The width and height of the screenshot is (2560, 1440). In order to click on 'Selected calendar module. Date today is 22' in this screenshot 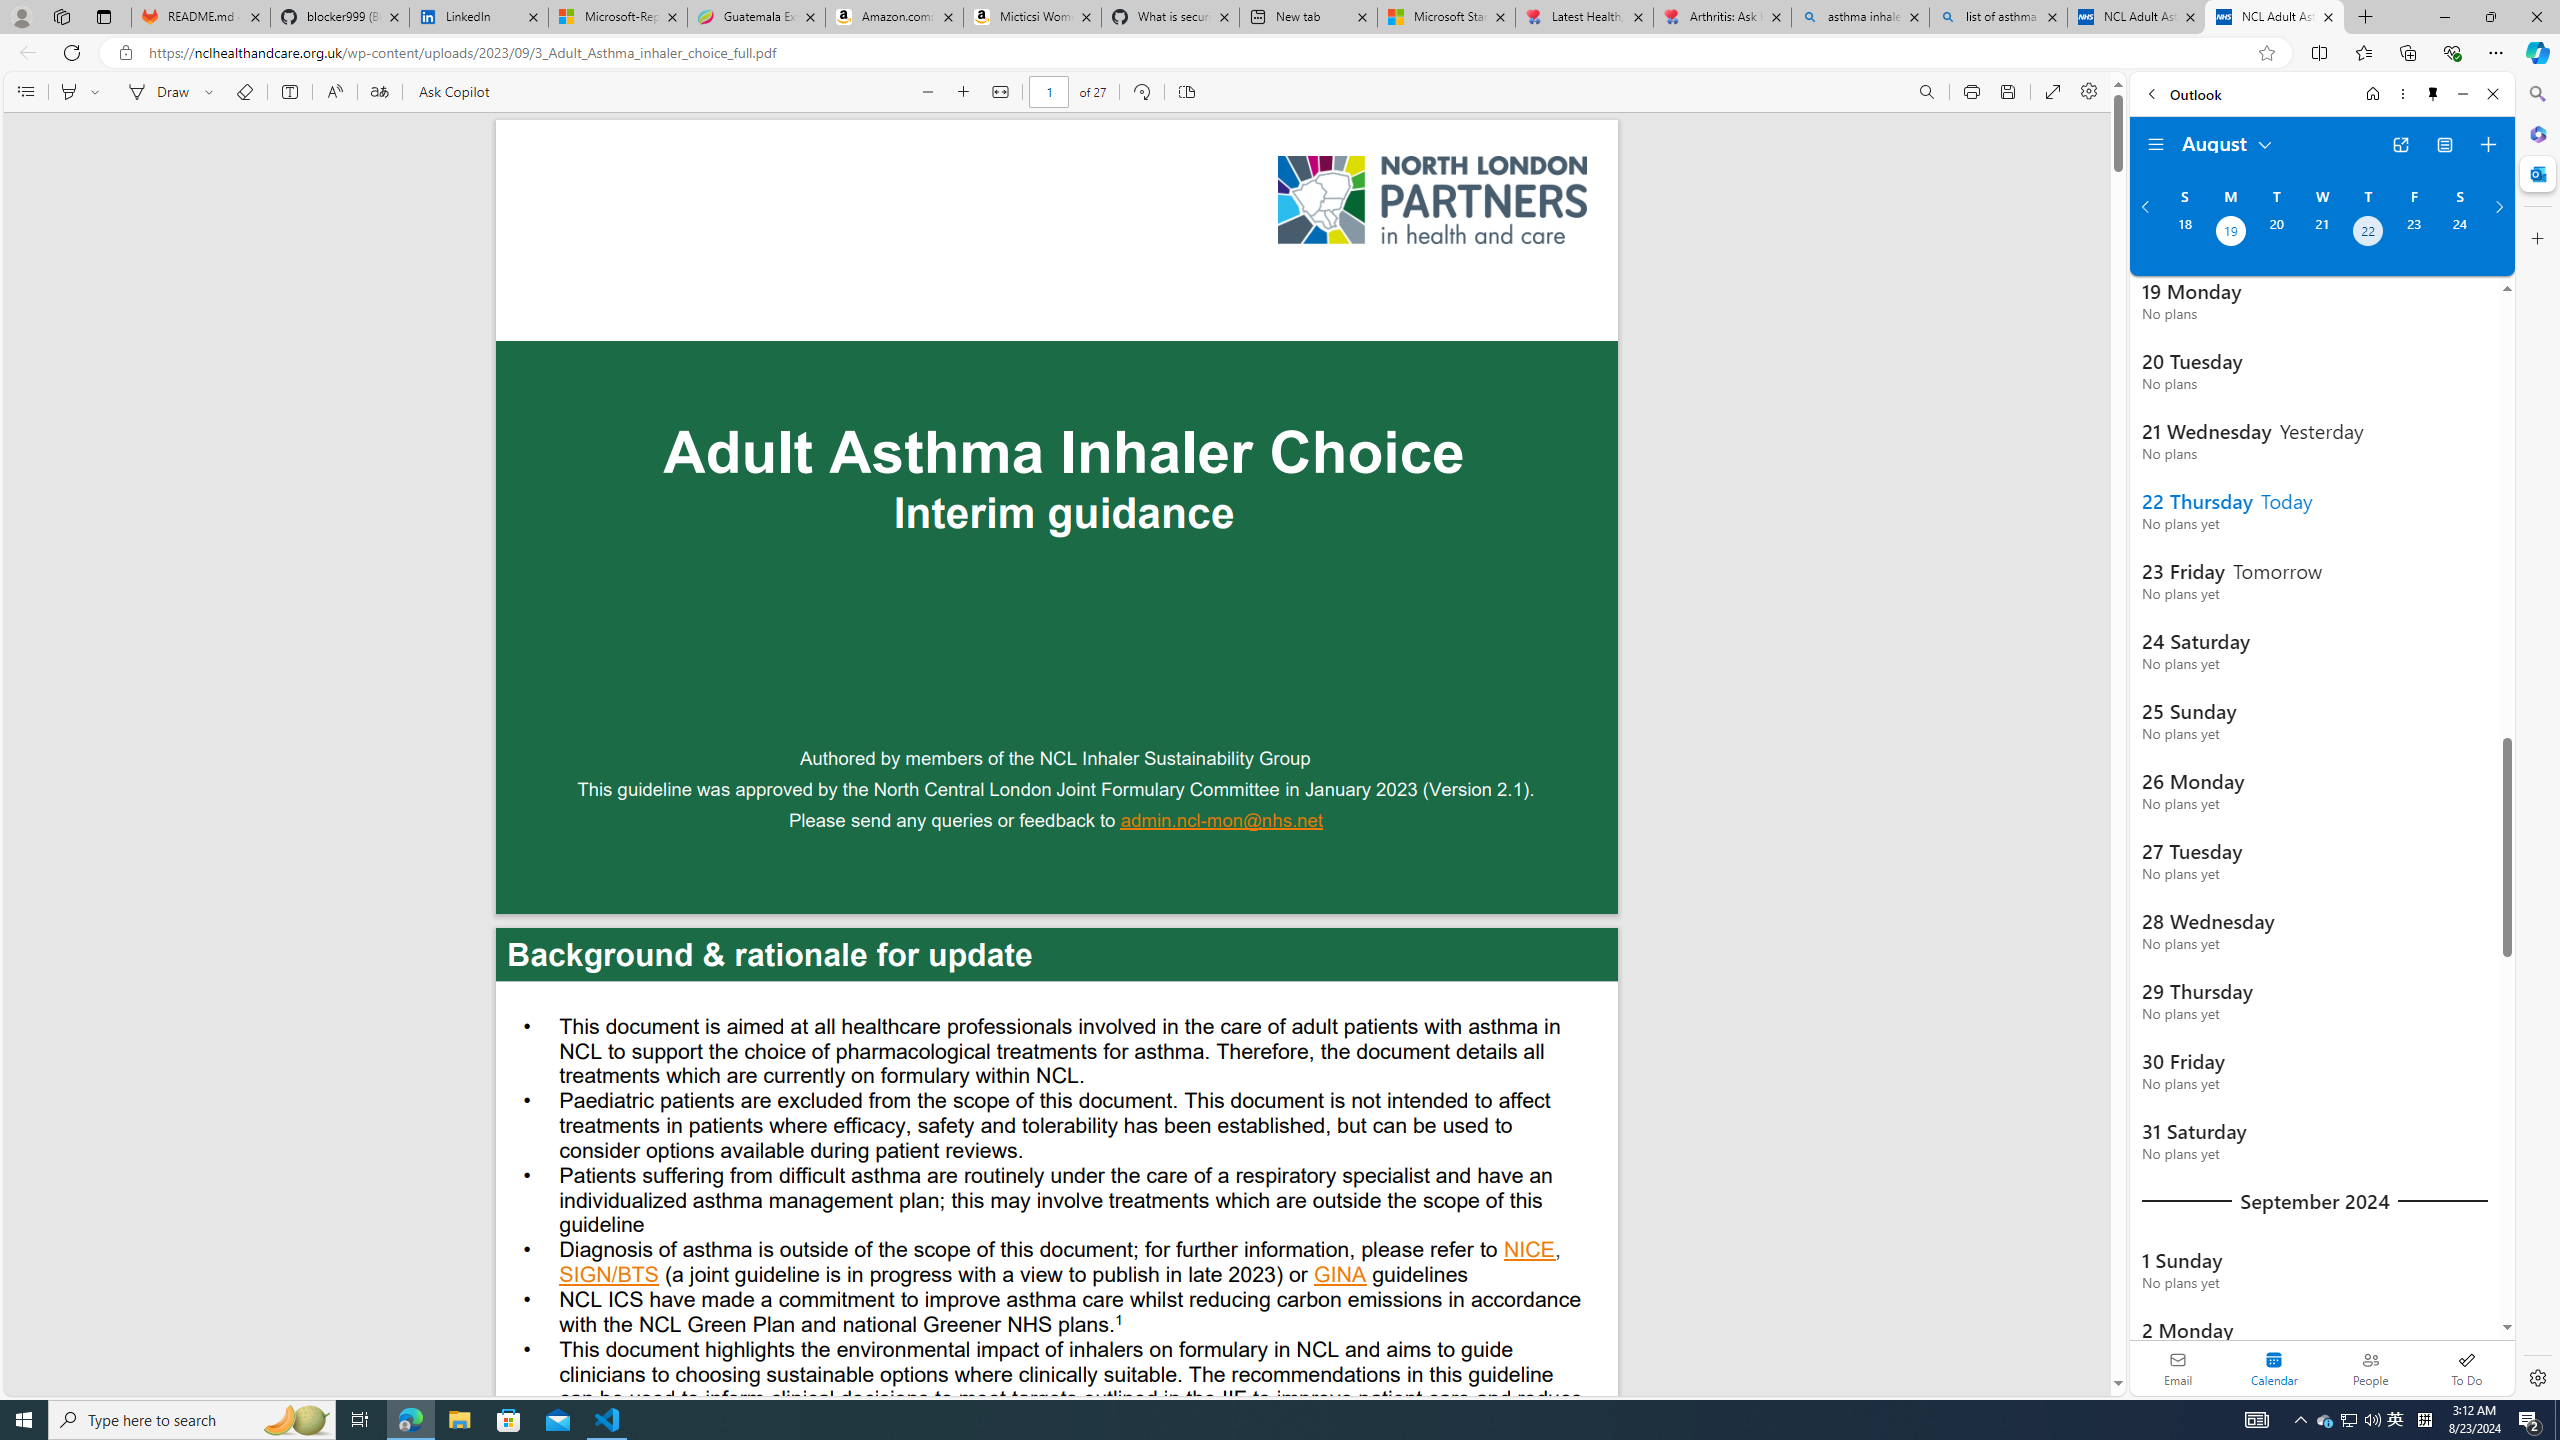, I will do `click(2274, 1367)`.